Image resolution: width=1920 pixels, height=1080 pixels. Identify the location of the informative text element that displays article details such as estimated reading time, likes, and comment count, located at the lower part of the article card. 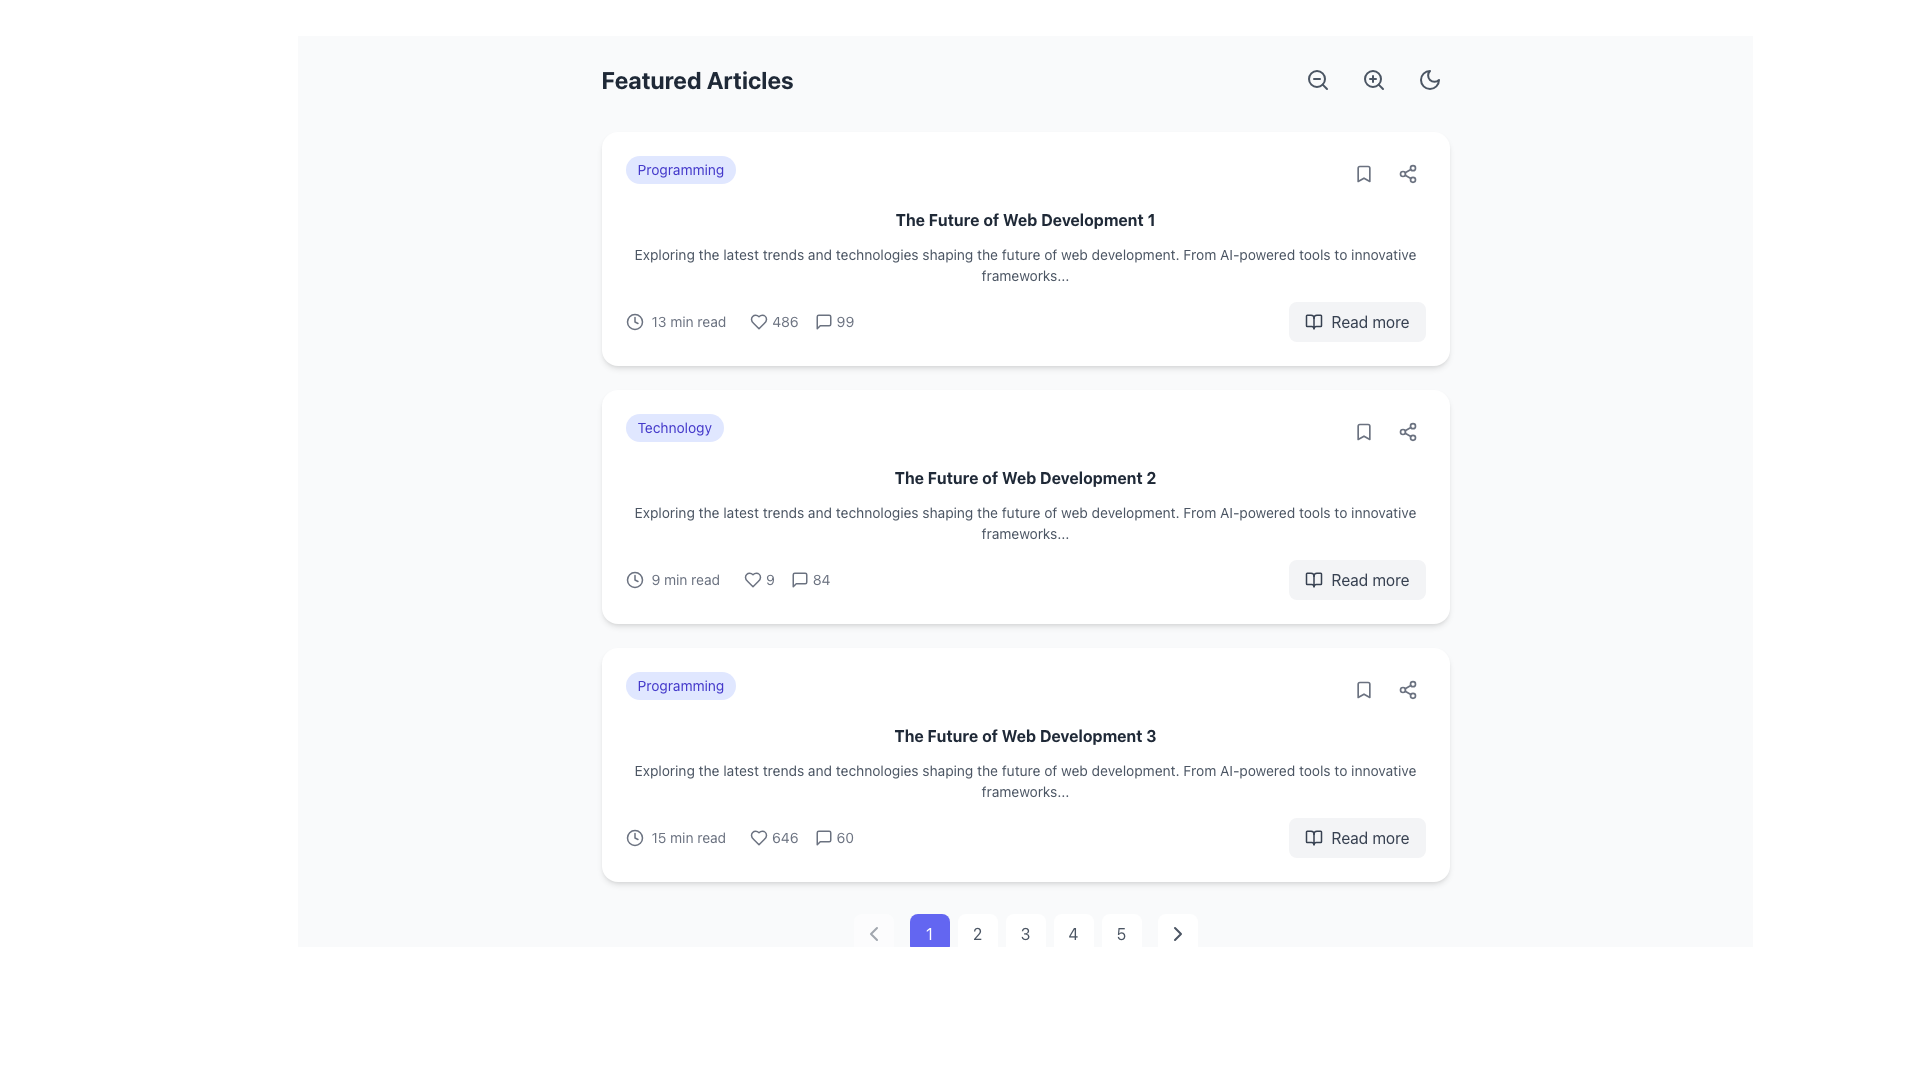
(727, 579).